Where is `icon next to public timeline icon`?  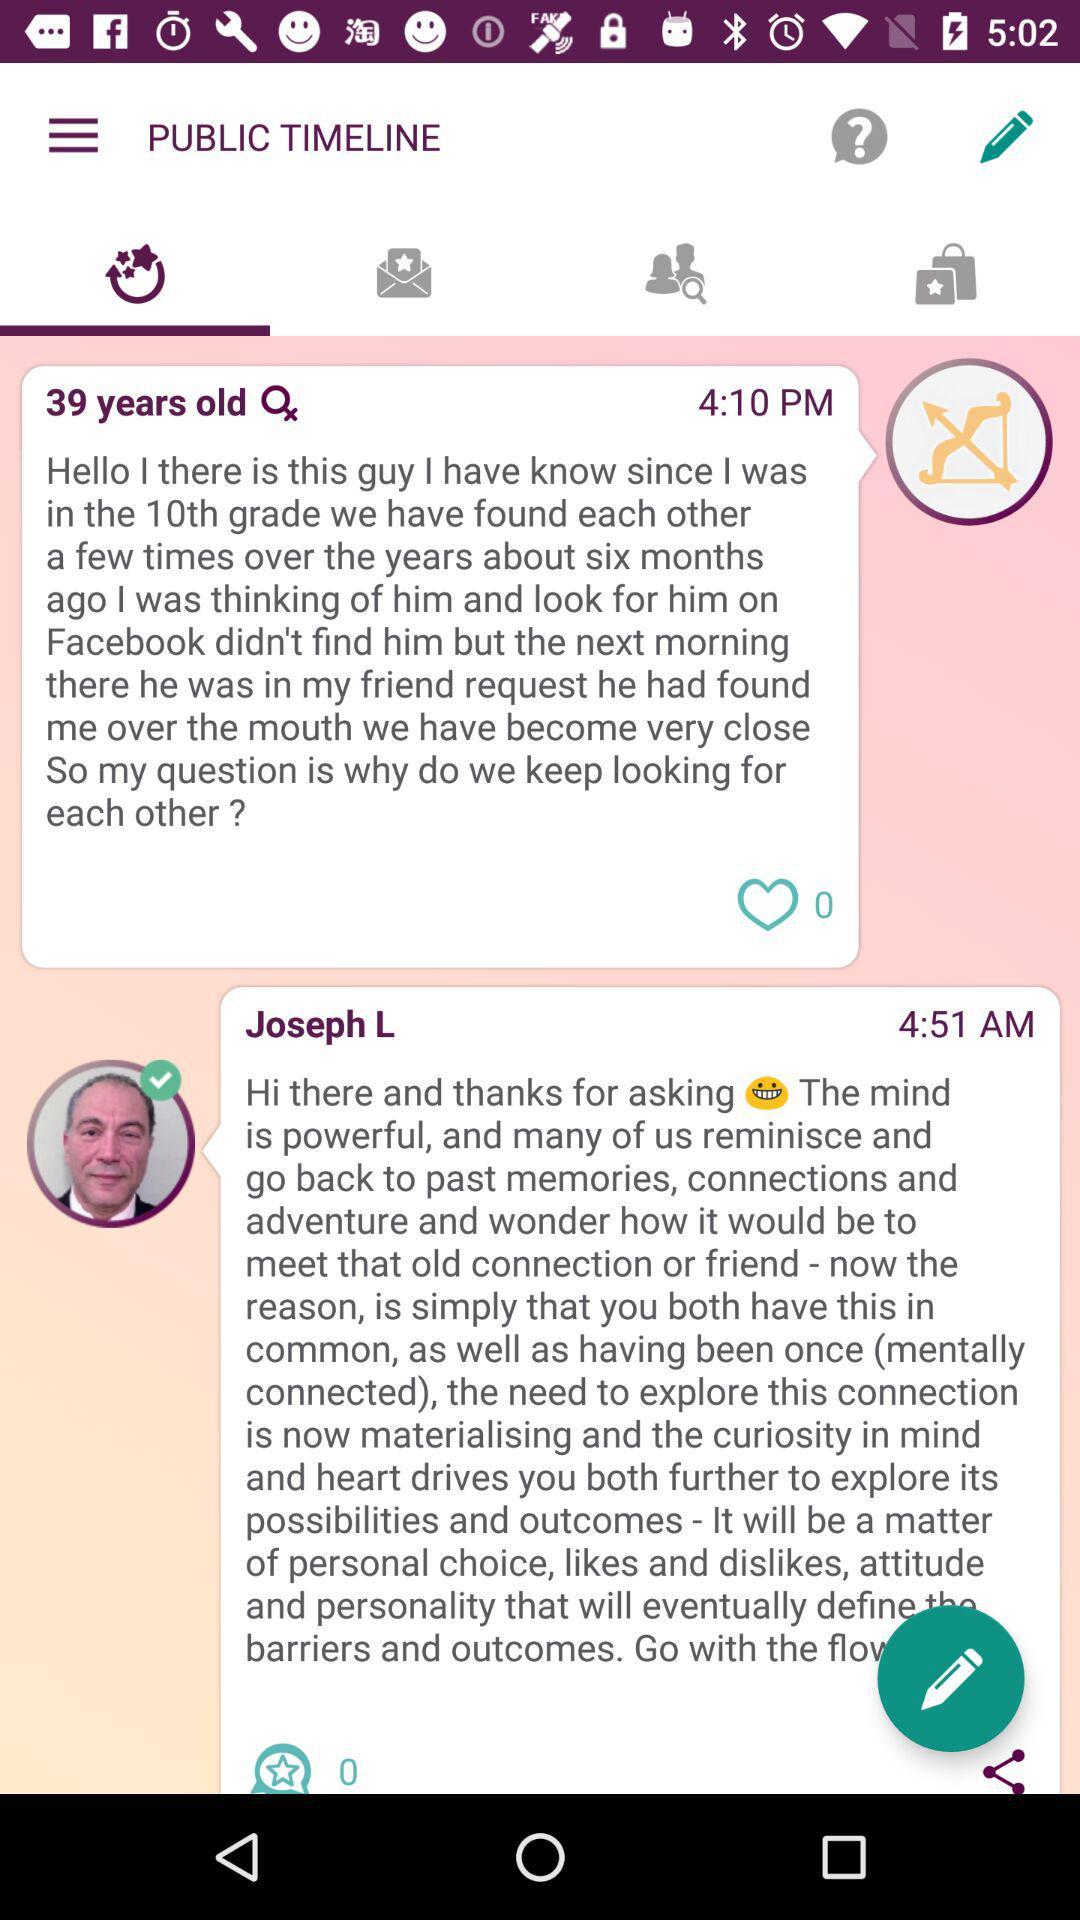
icon next to public timeline icon is located at coordinates (858, 135).